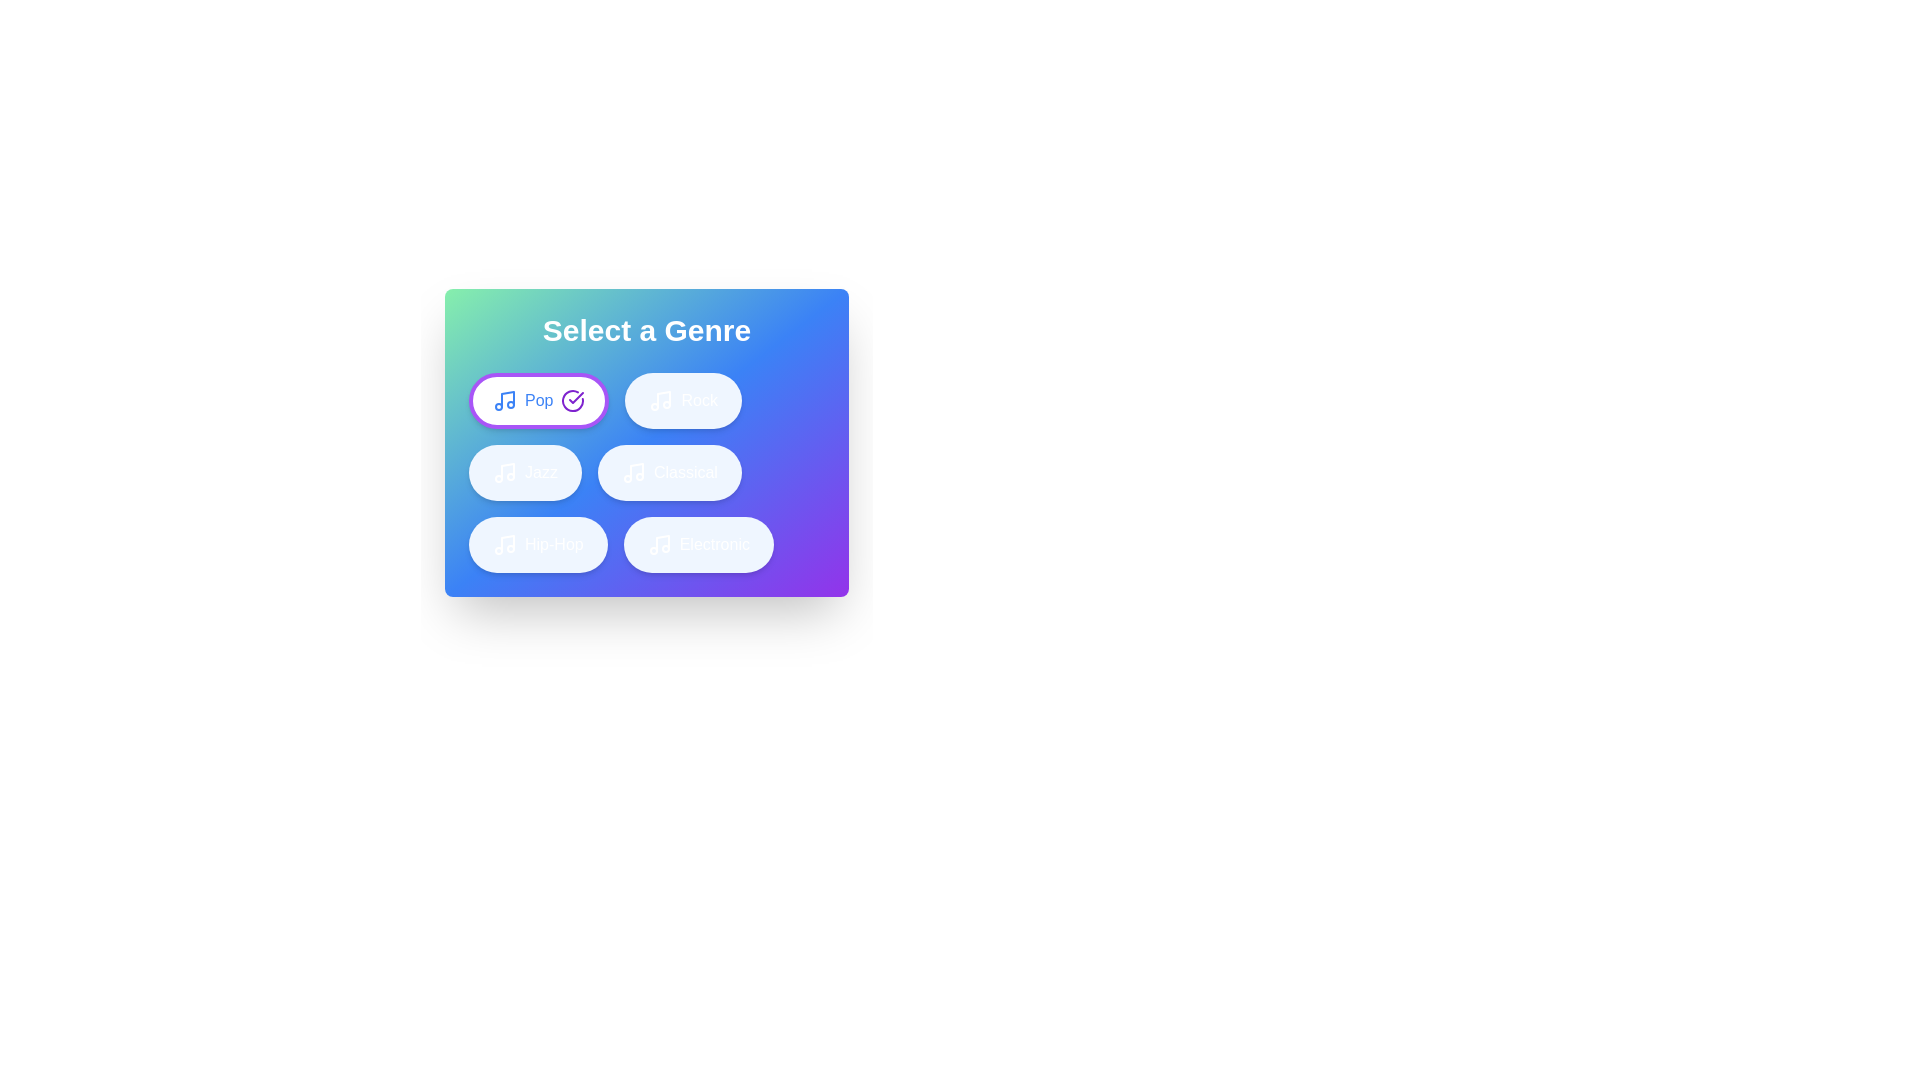 The height and width of the screenshot is (1080, 1920). What do you see at coordinates (539, 401) in the screenshot?
I see `the 'Pop' music genre selection button located in the top-left area of the genre selection grid` at bounding box center [539, 401].